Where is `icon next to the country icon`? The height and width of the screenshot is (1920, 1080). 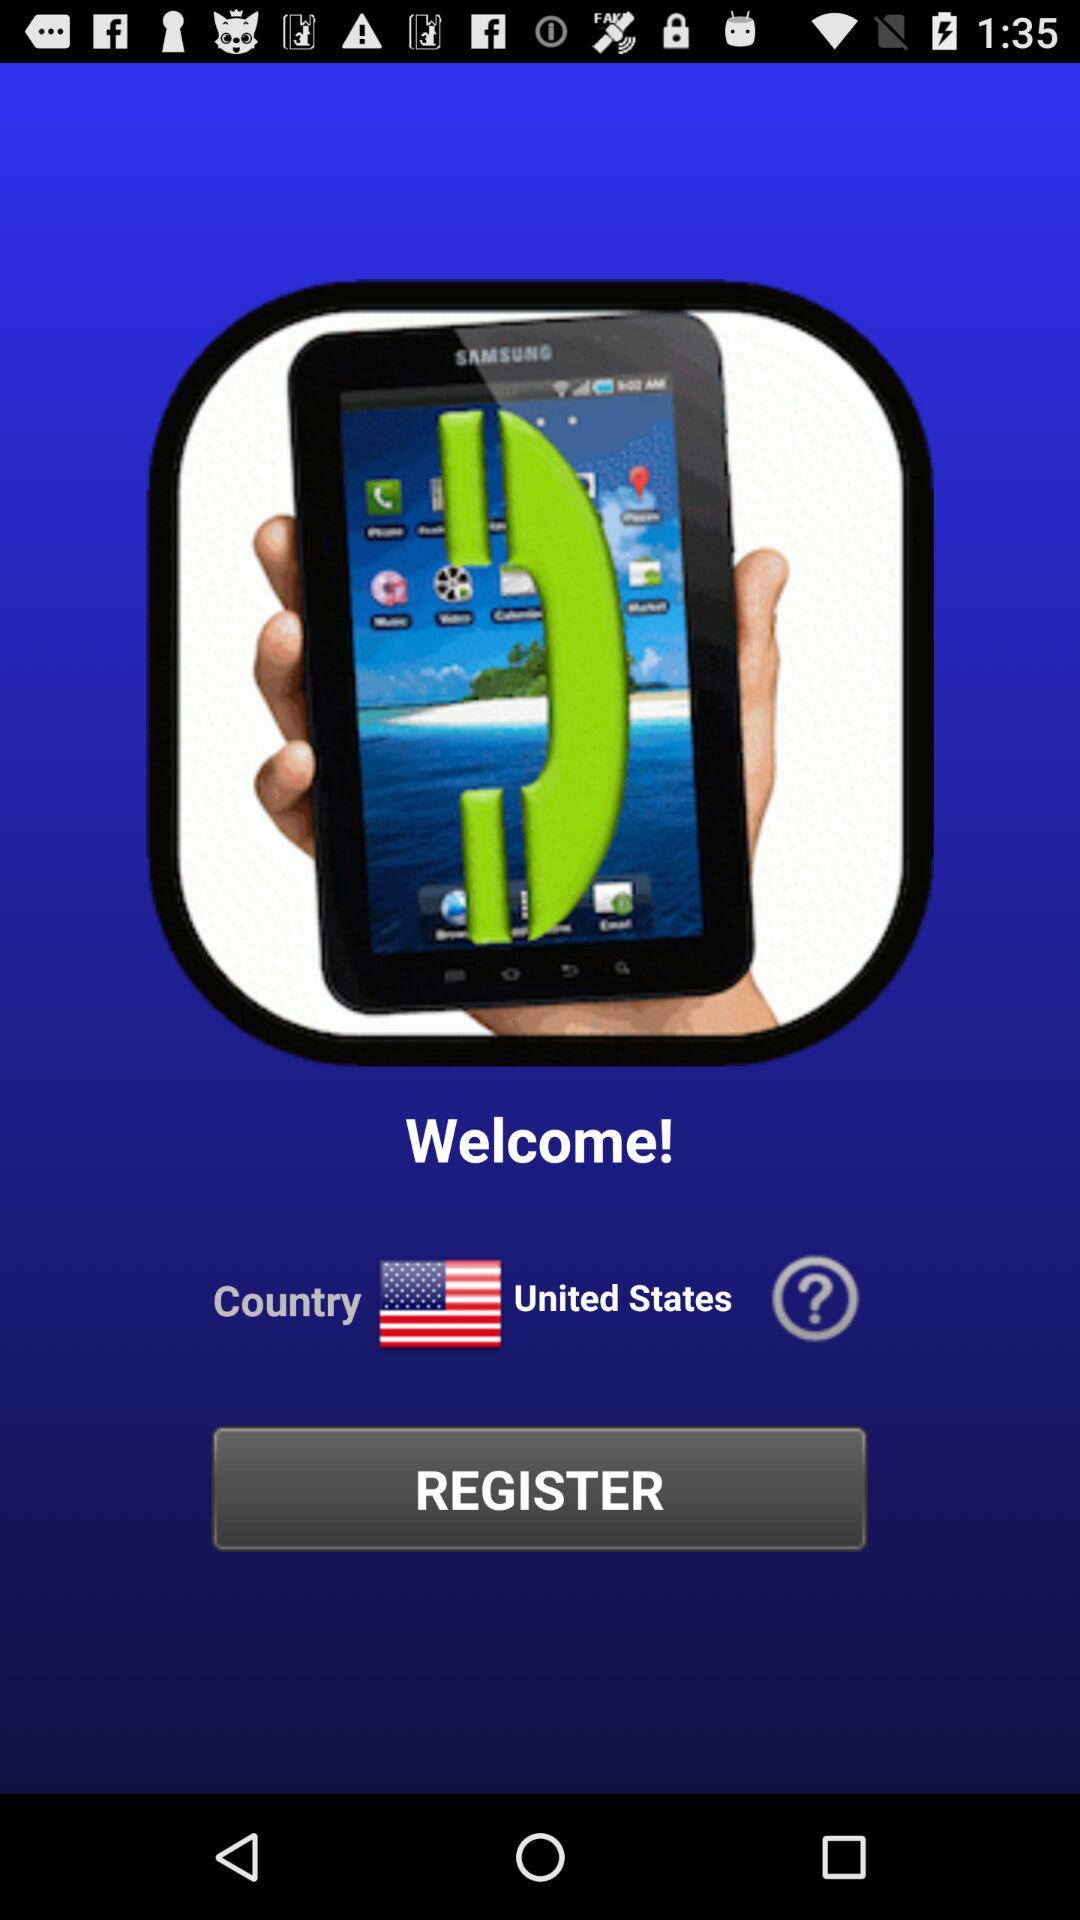 icon next to the country icon is located at coordinates (439, 1305).